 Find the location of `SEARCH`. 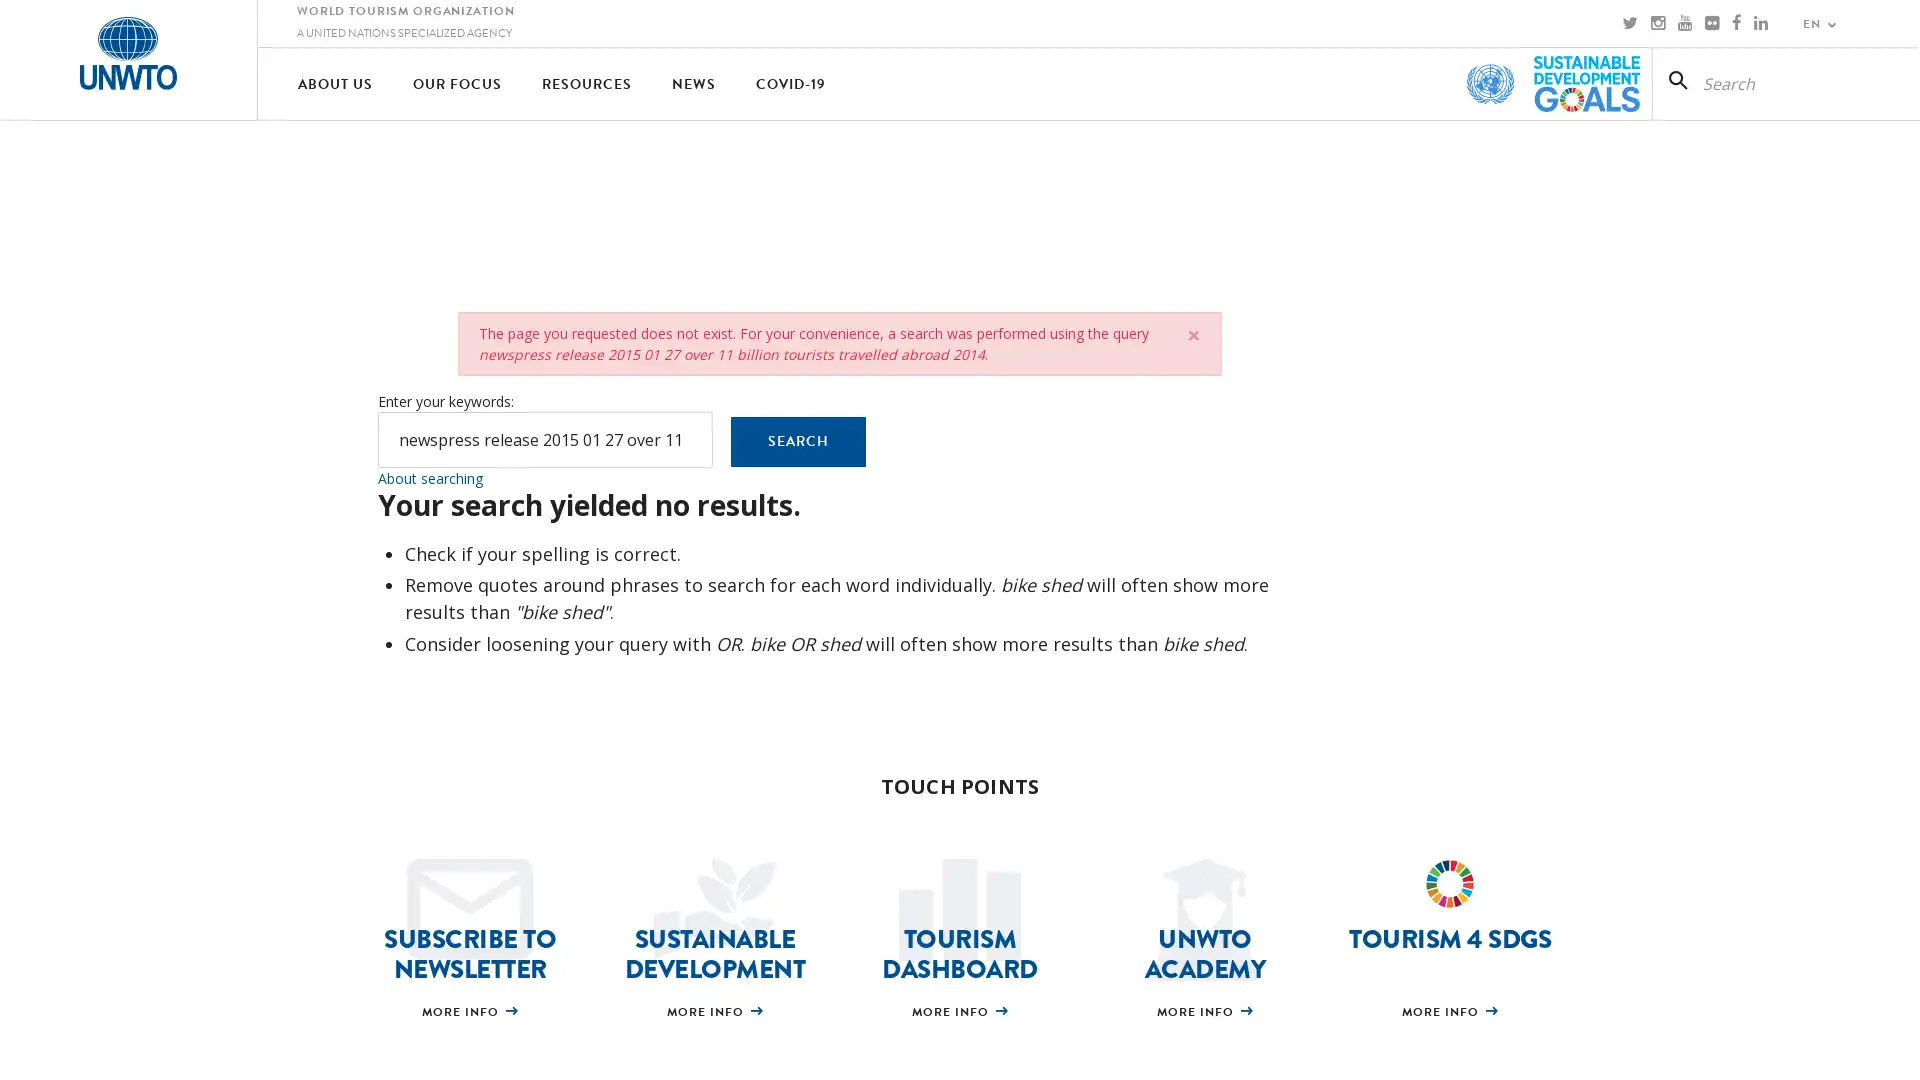

SEARCH is located at coordinates (796, 441).